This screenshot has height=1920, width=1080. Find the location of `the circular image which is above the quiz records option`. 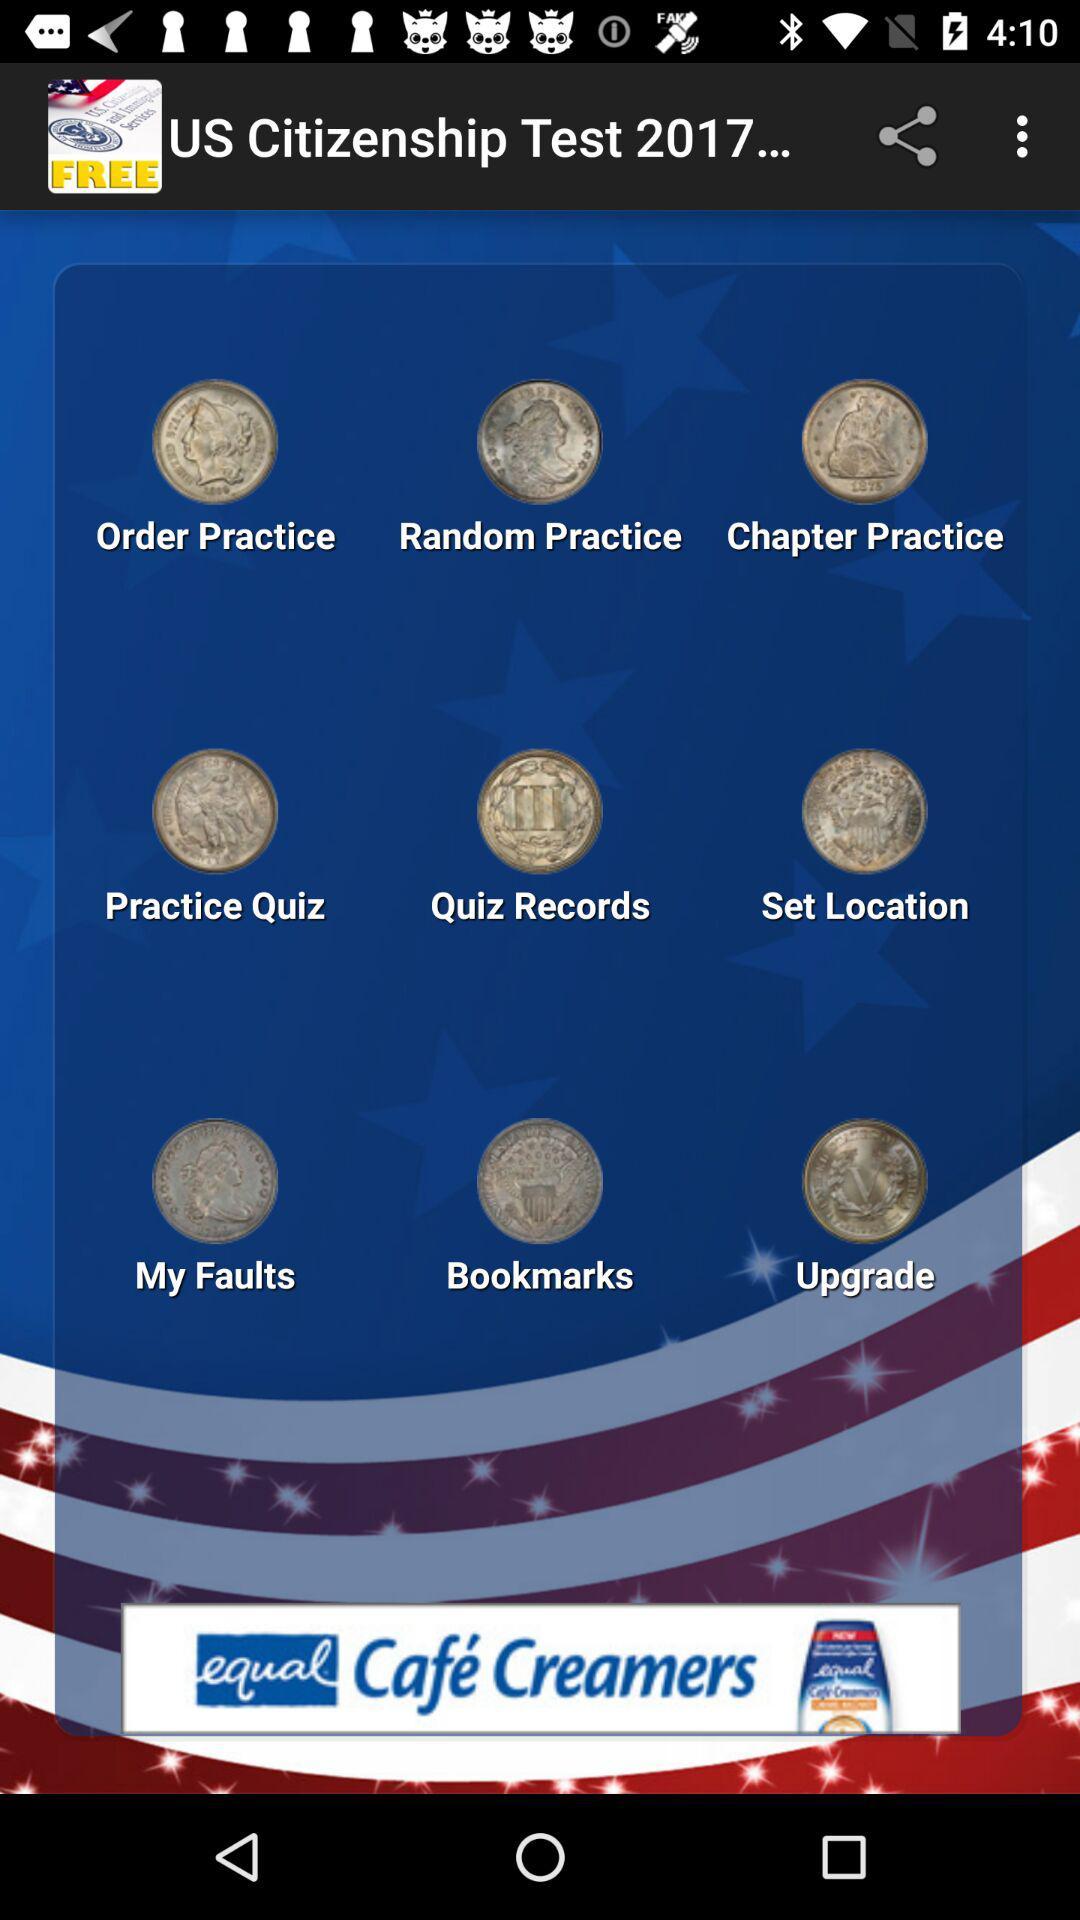

the circular image which is above the quiz records option is located at coordinates (540, 811).